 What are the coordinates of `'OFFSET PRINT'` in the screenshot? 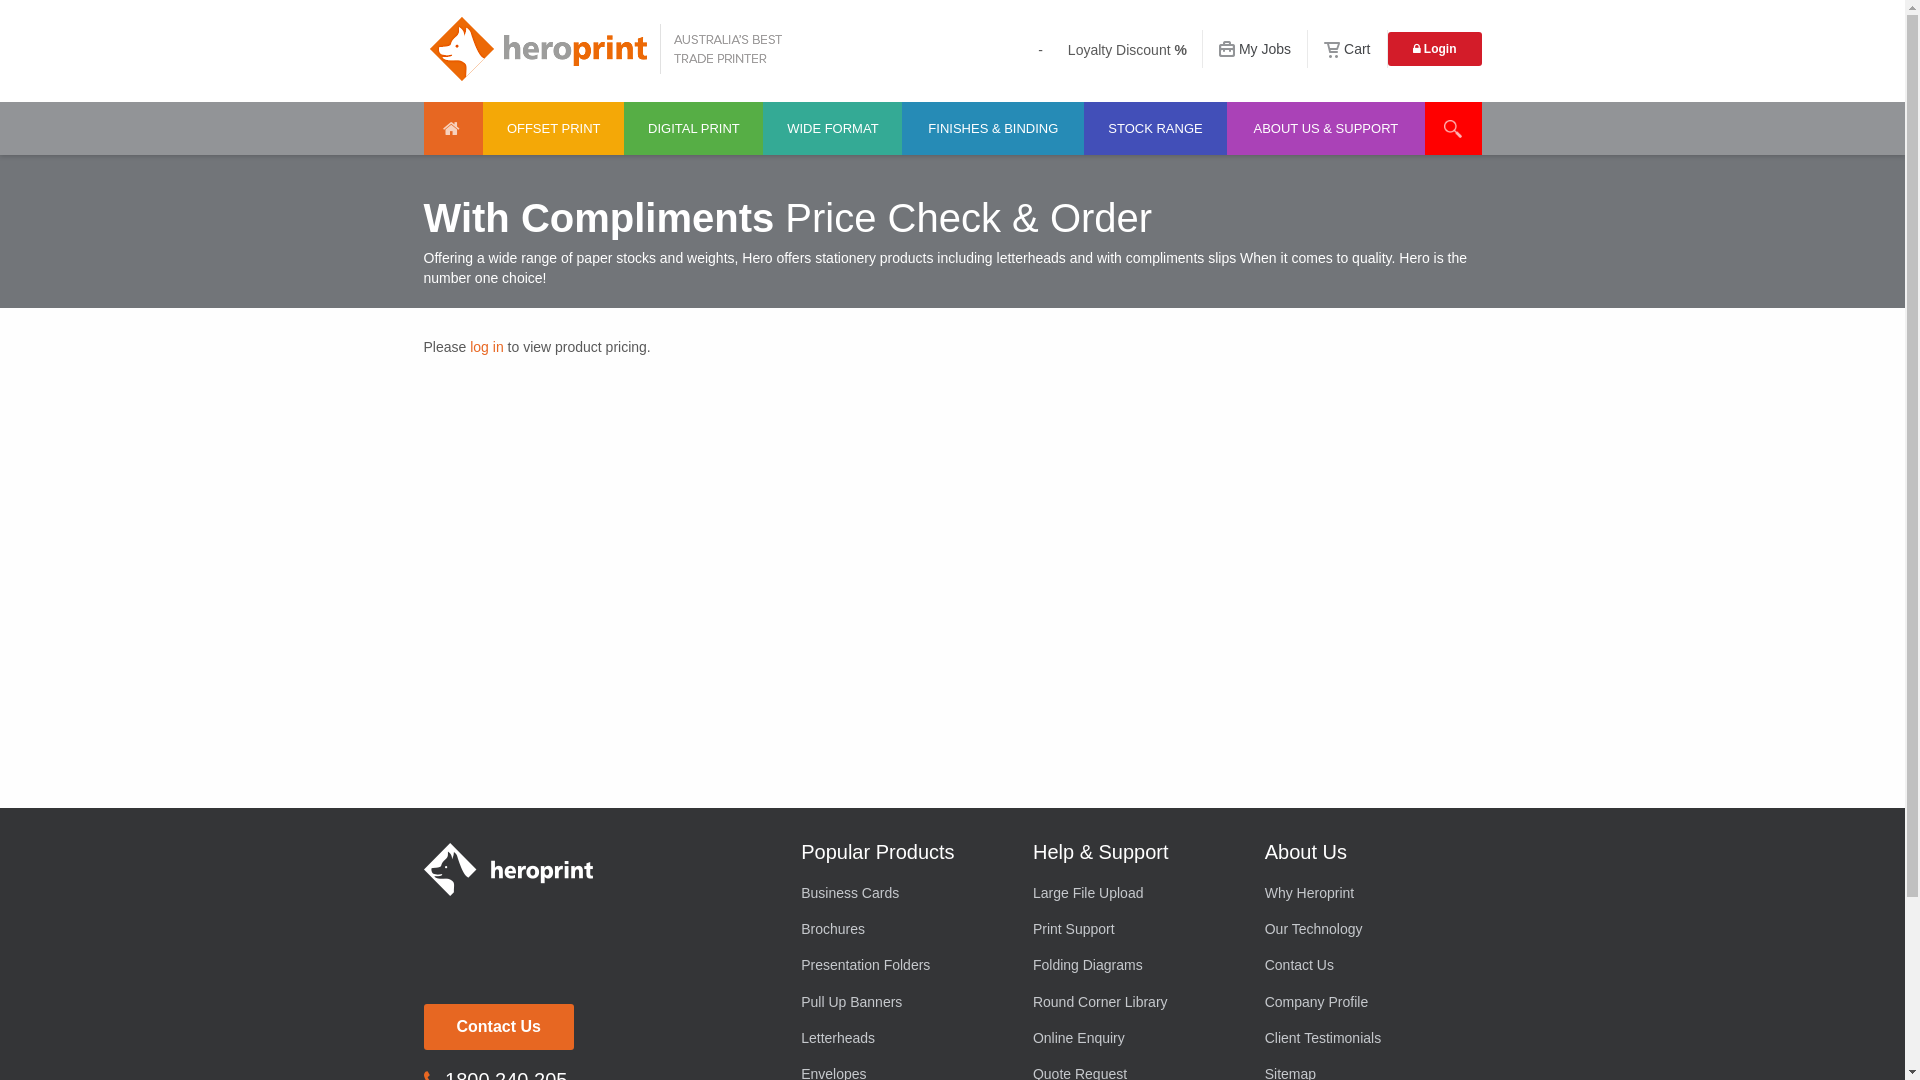 It's located at (553, 127).